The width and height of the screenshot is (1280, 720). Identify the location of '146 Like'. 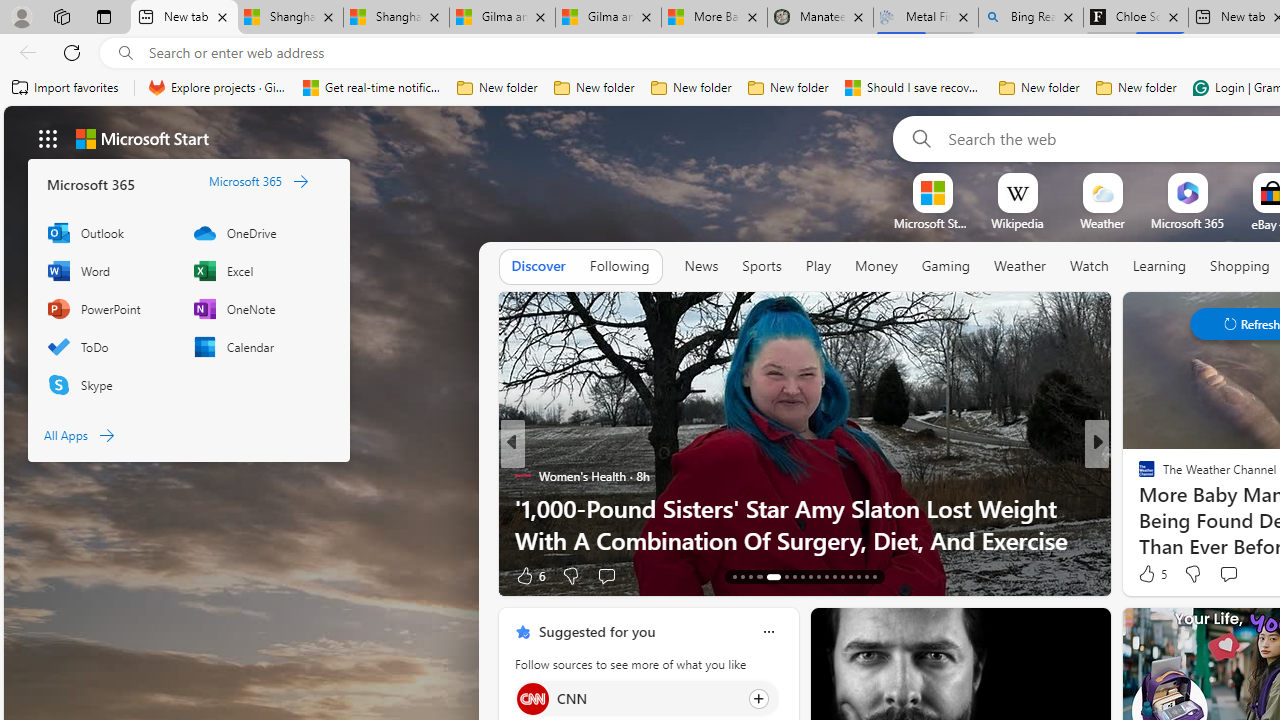
(1152, 575).